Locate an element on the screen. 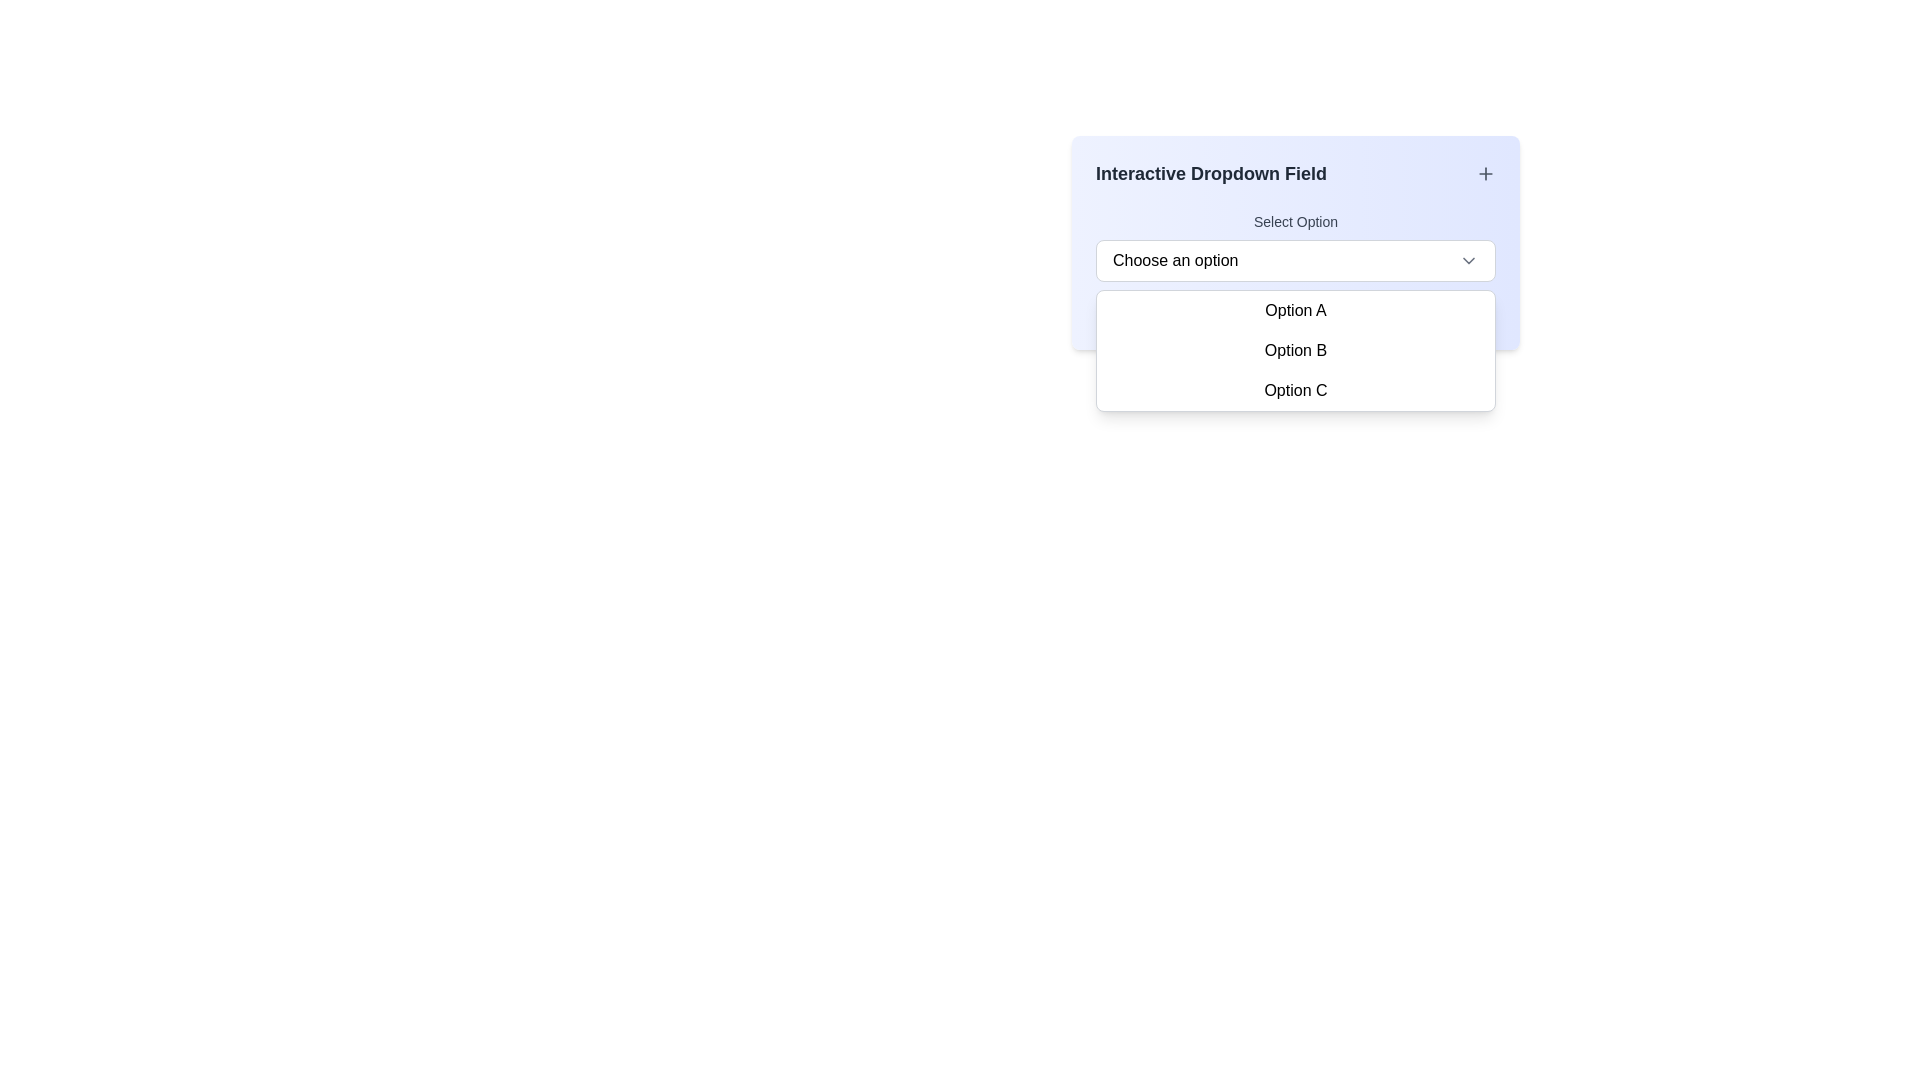 The image size is (1920, 1080). the dropdown menu indicator icon located on the right-hand side of the 'Choose an option' input field is located at coordinates (1468, 260).